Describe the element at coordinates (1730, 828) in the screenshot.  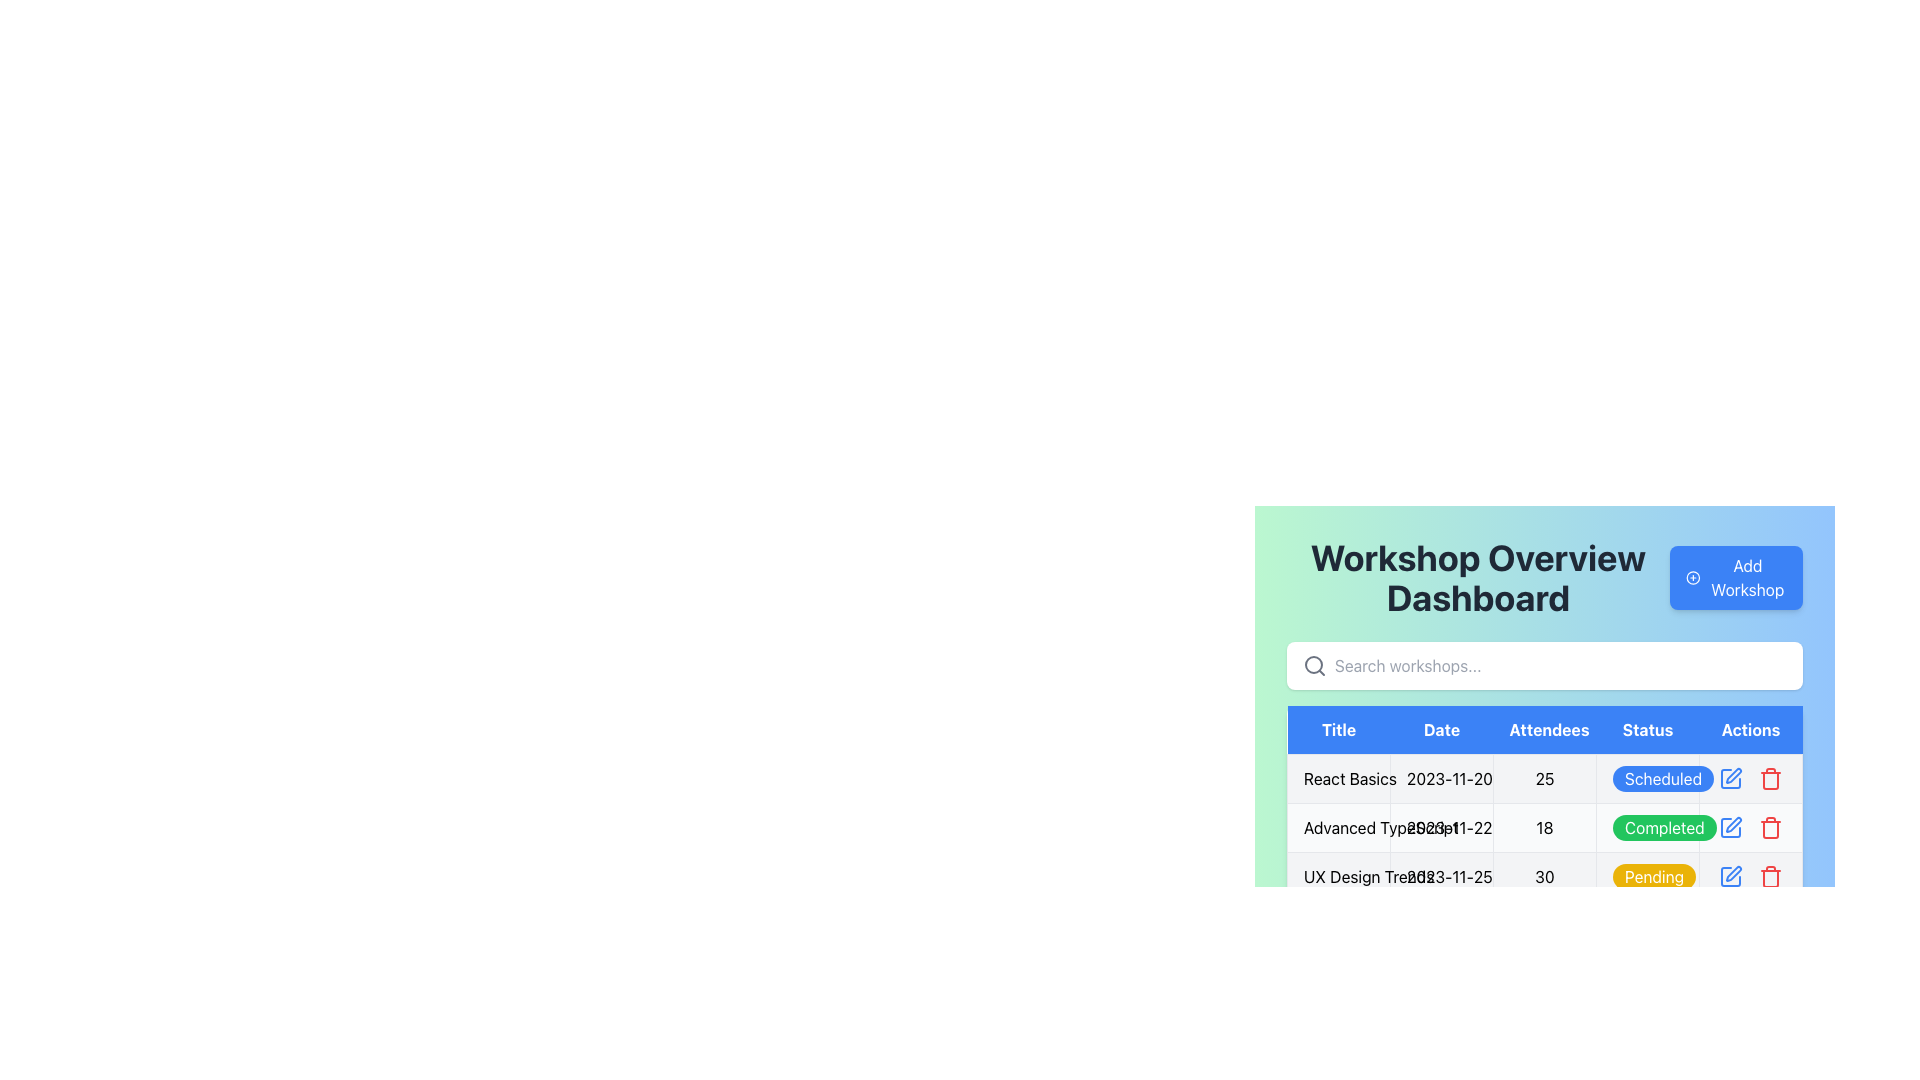
I see `the edit button icon in the 'Actions' column of the second row for the 'Advanced Typescript' workshop` at that location.